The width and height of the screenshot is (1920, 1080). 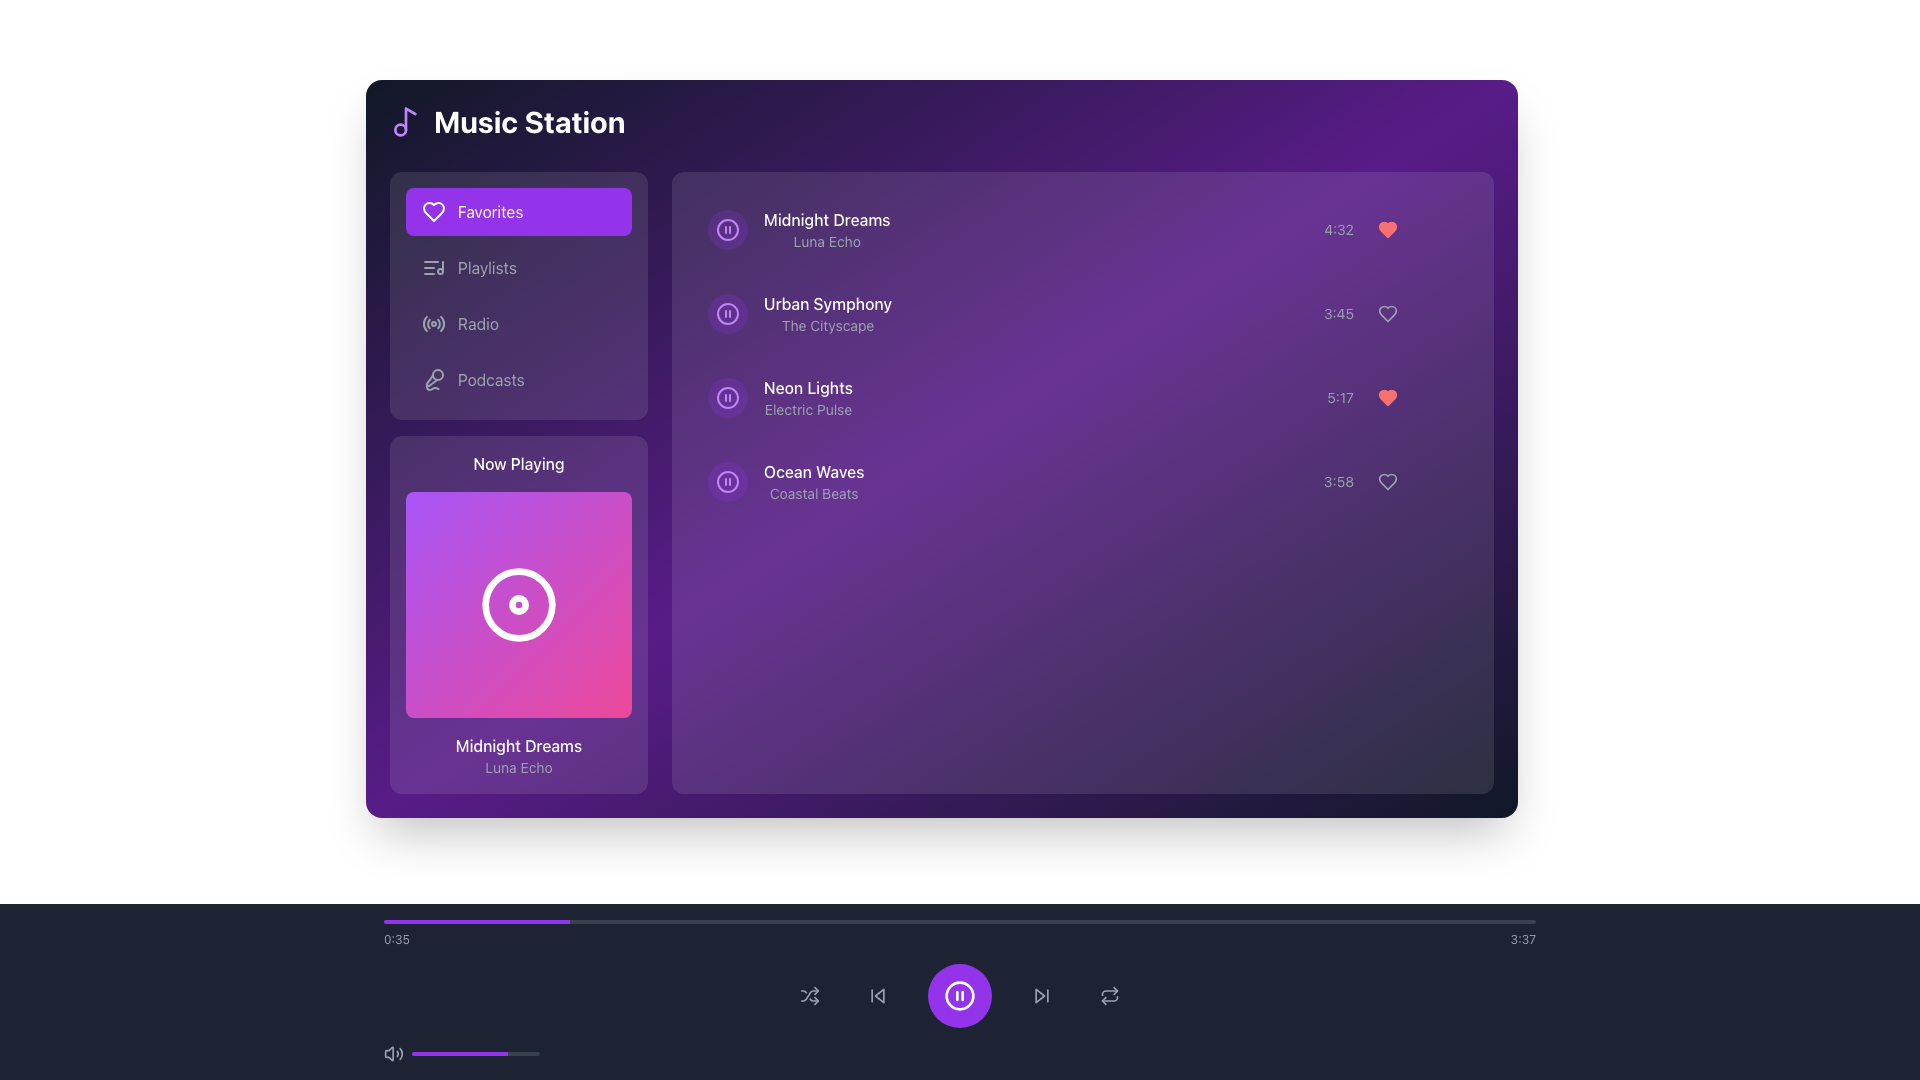 What do you see at coordinates (1390, 313) in the screenshot?
I see `the heart-shaped interactive icon located next to the '3:45' text to mark the song 'Urban Symphony' as a favorite` at bounding box center [1390, 313].